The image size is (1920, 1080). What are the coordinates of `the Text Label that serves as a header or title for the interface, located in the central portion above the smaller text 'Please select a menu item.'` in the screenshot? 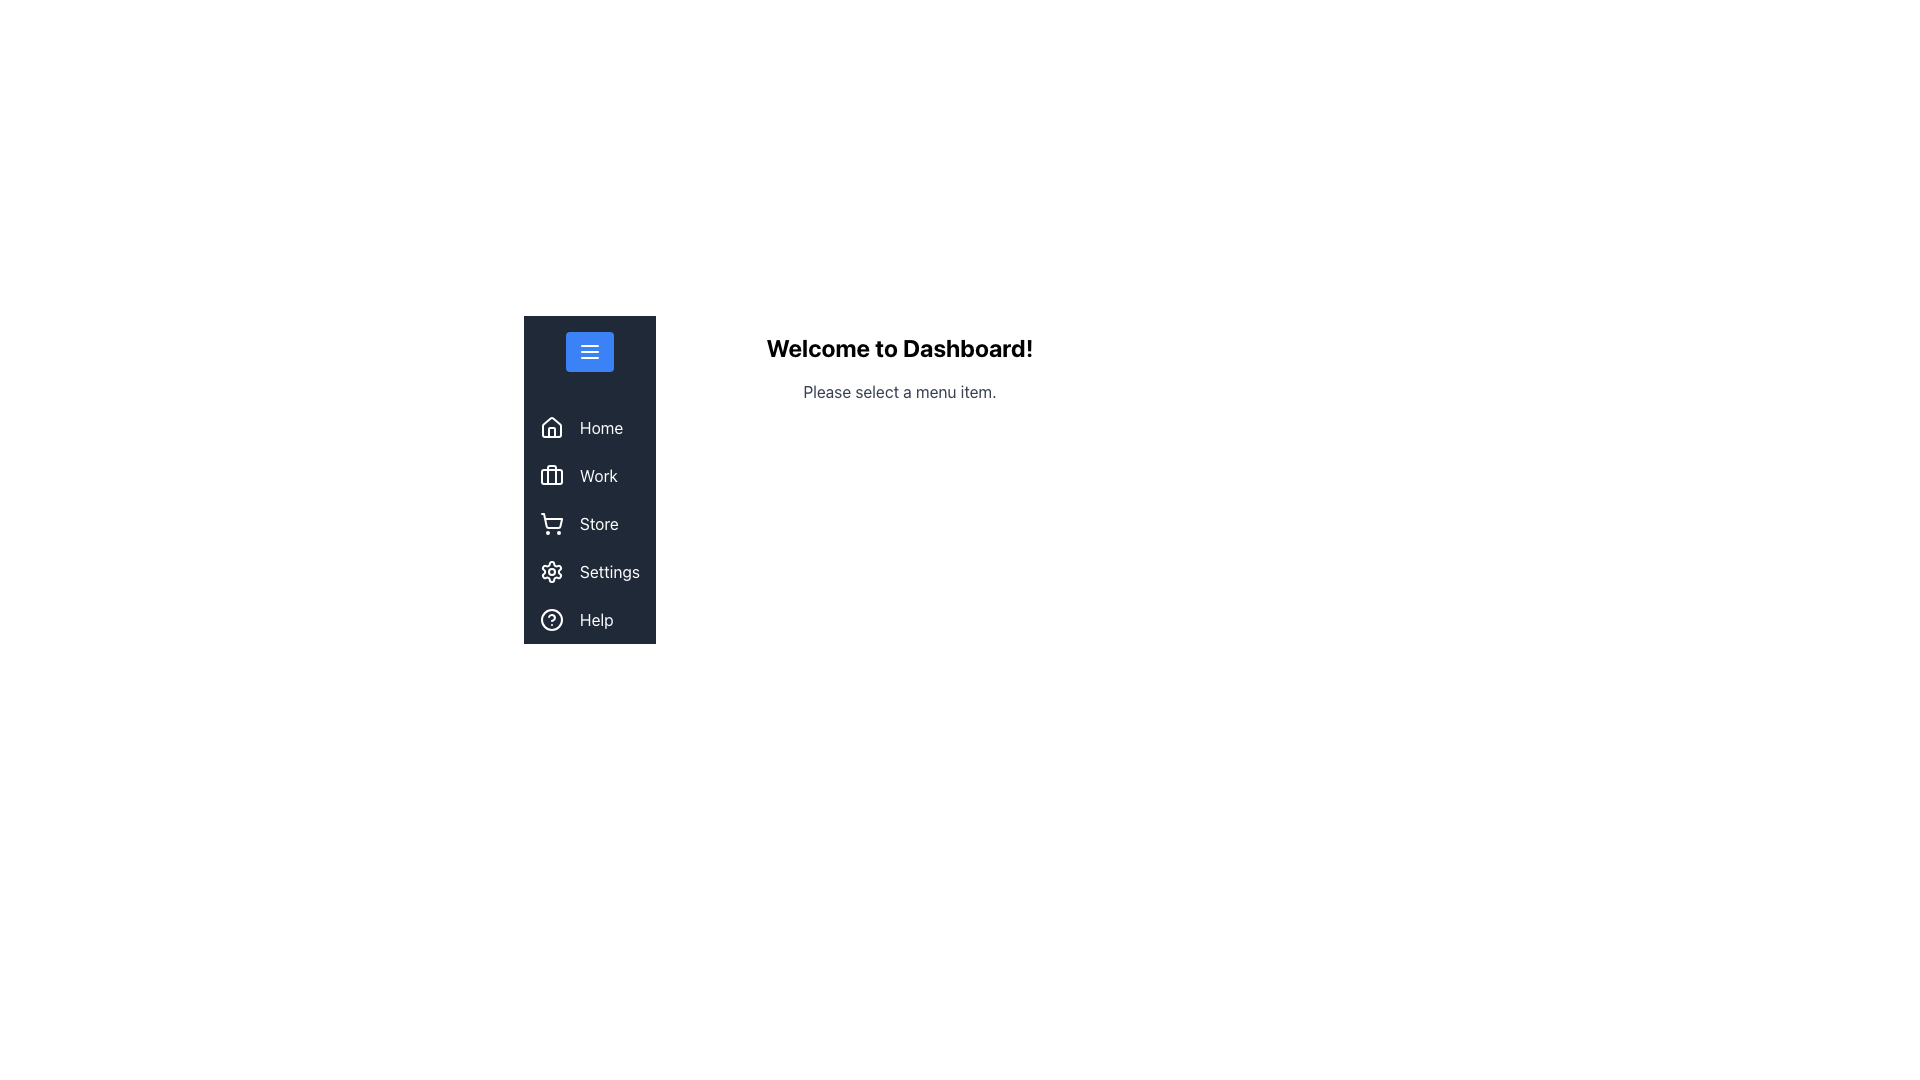 It's located at (898, 346).